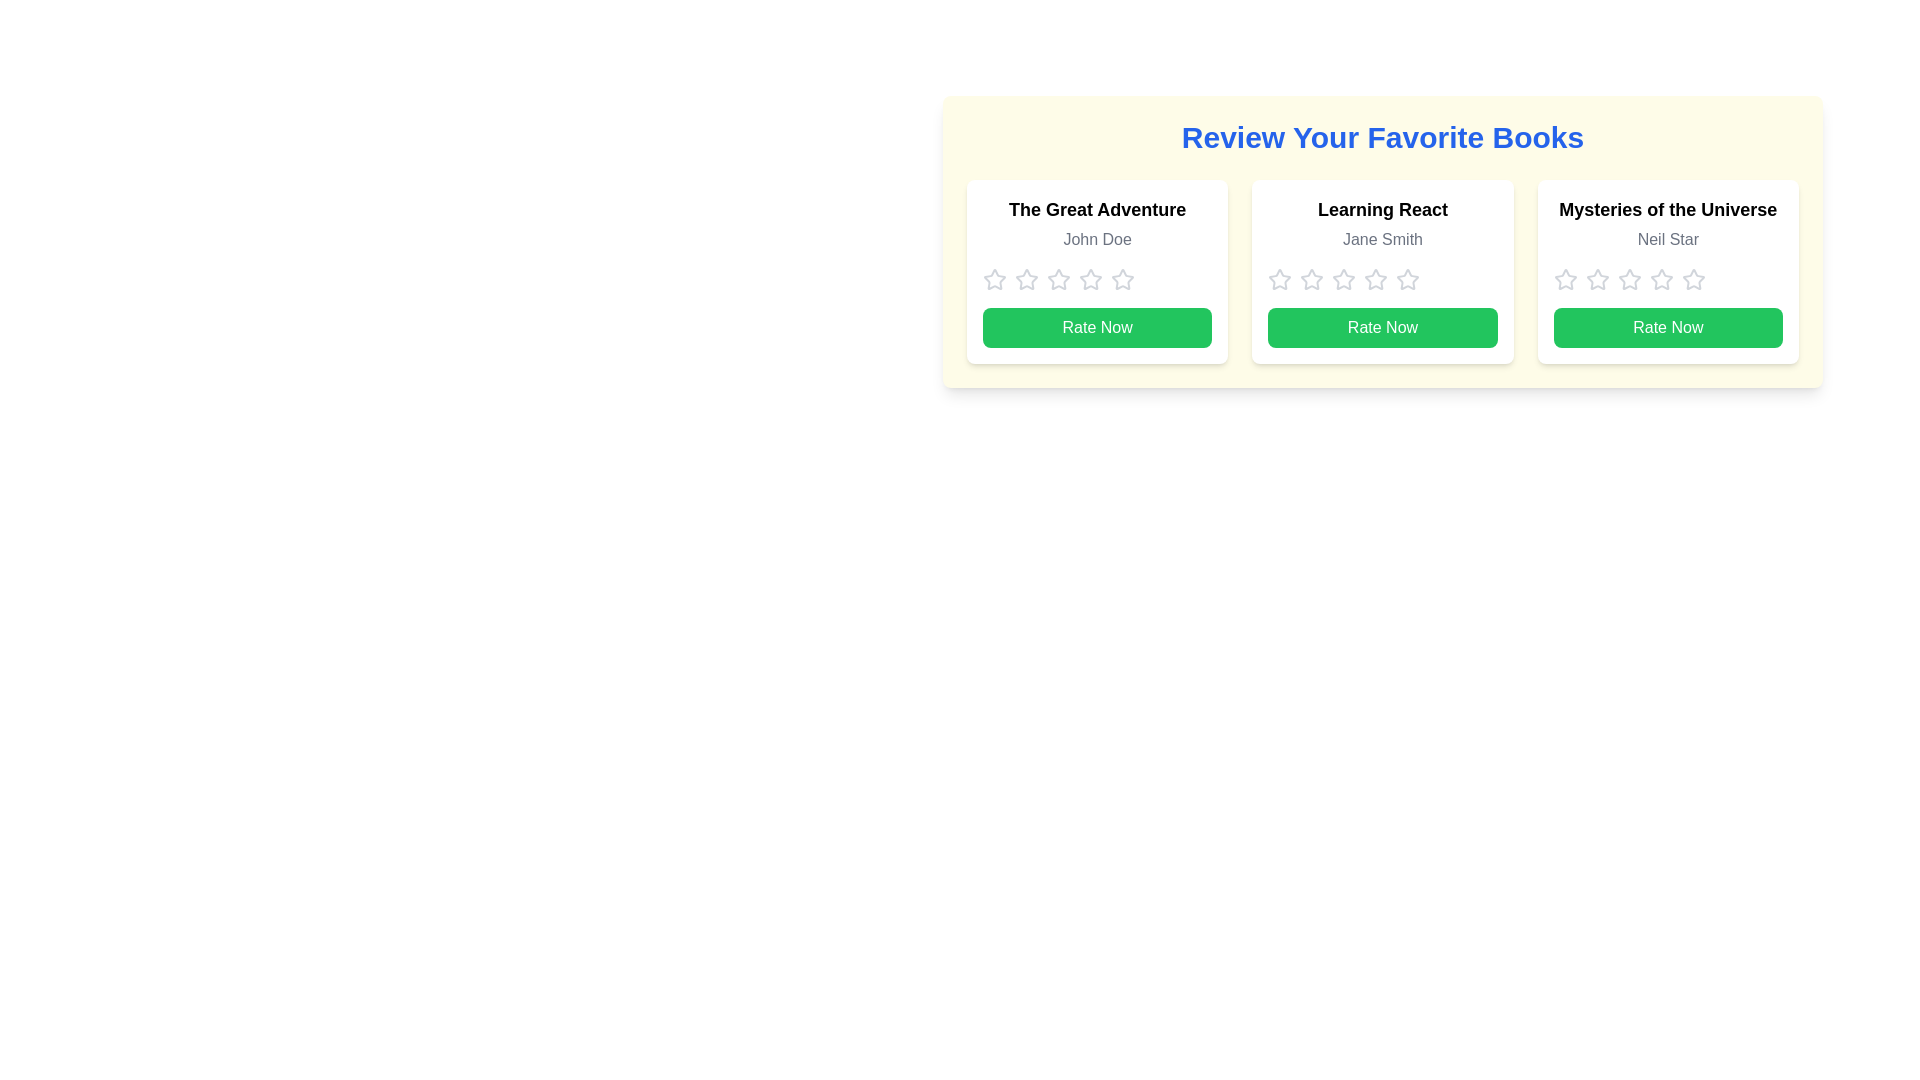 This screenshot has height=1080, width=1920. Describe the element at coordinates (1564, 280) in the screenshot. I see `the first star icon in the review rating section under the 'Mysteries of the Universe' card to enlarge it` at that location.